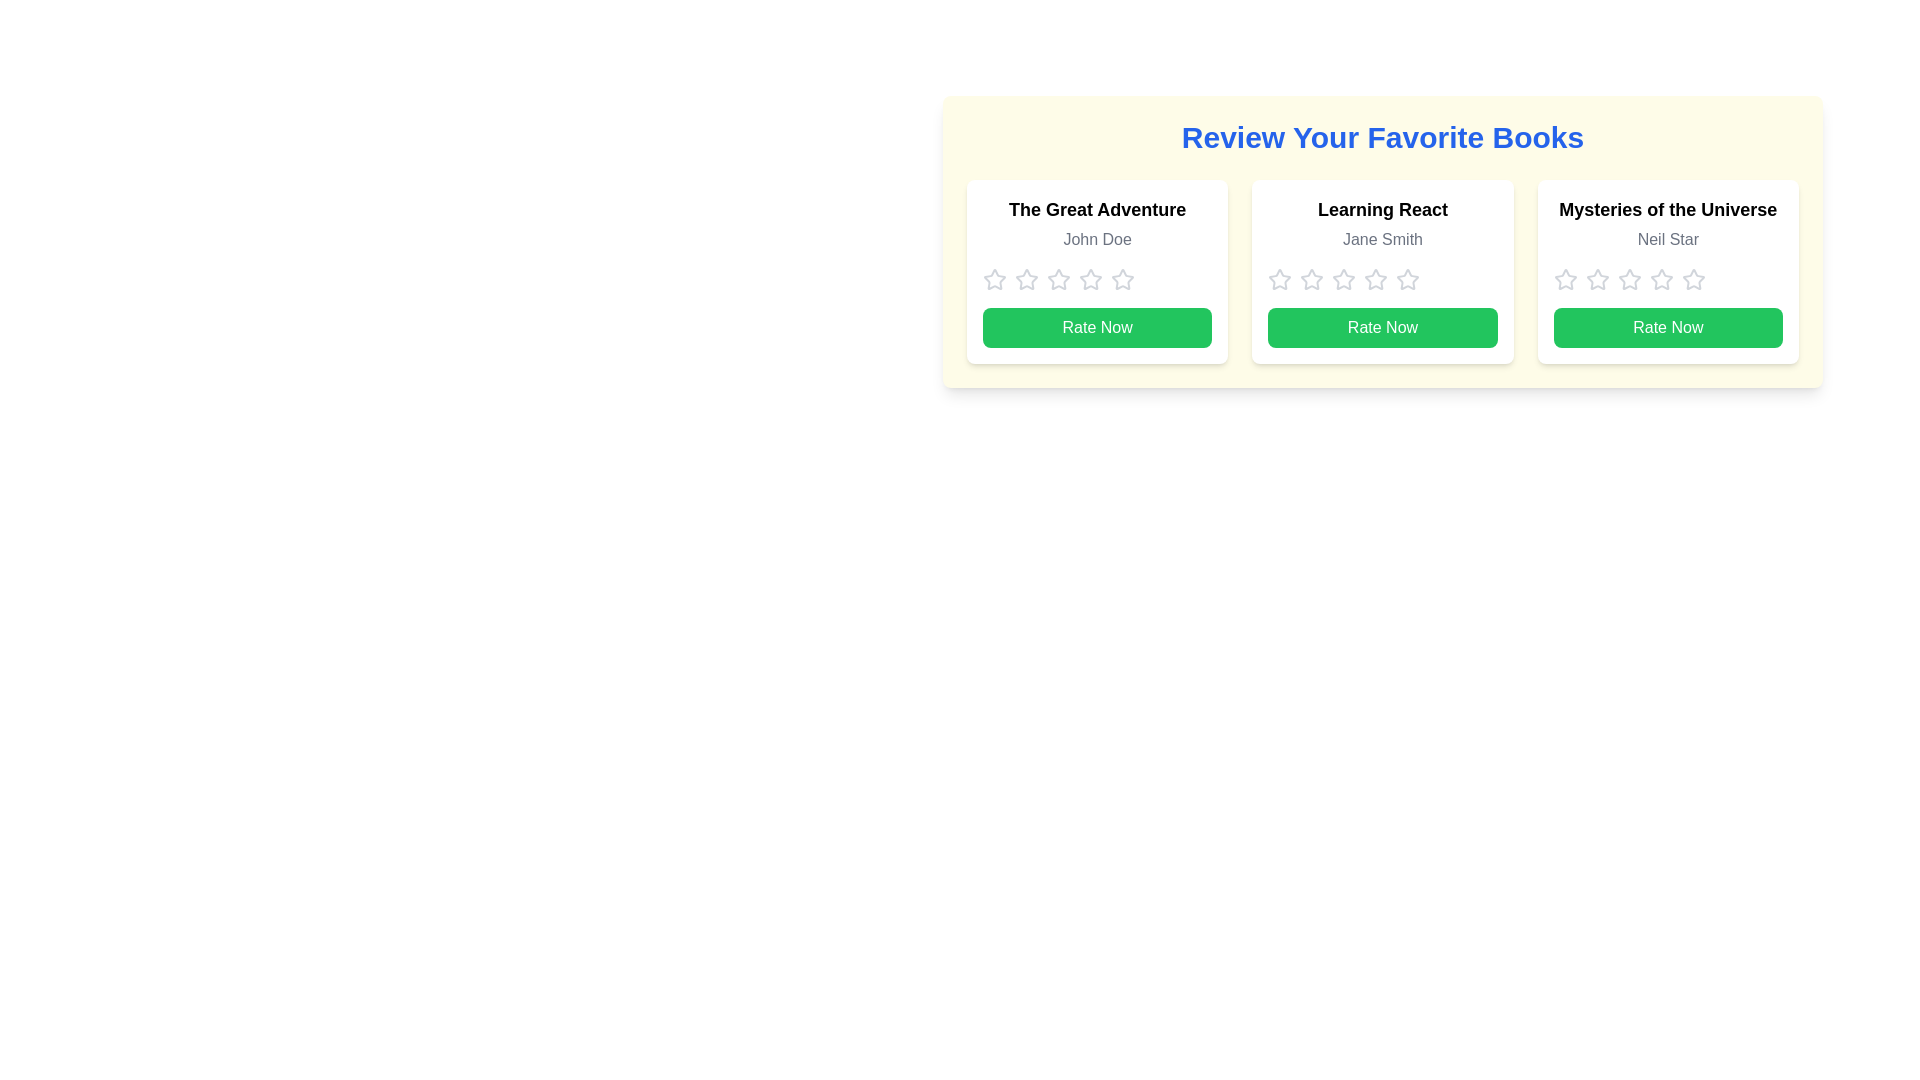 This screenshot has height=1080, width=1920. Describe the element at coordinates (1564, 280) in the screenshot. I see `the first star icon in the review rating section under the 'Mysteries of the Universe' card to enlarge it` at that location.